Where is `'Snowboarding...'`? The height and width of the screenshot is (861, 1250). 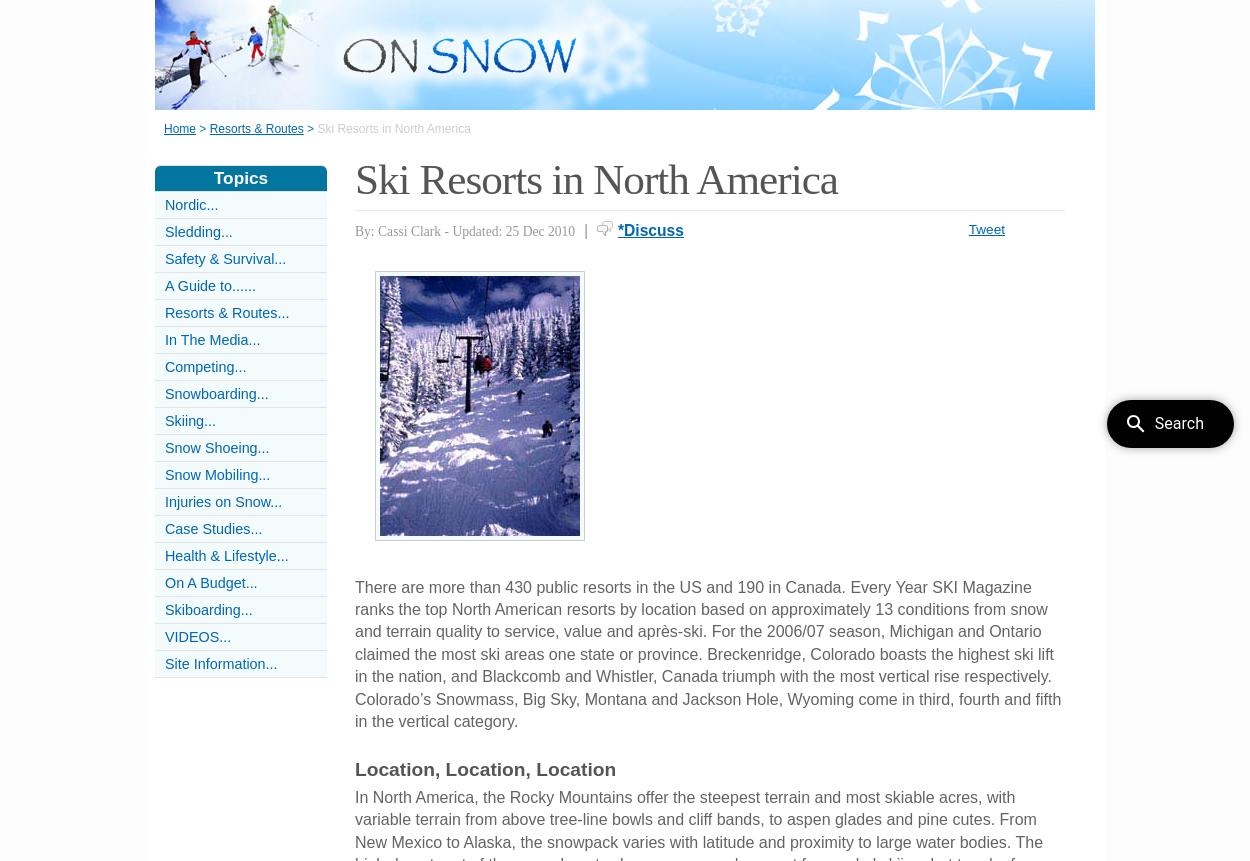 'Snowboarding...' is located at coordinates (215, 393).